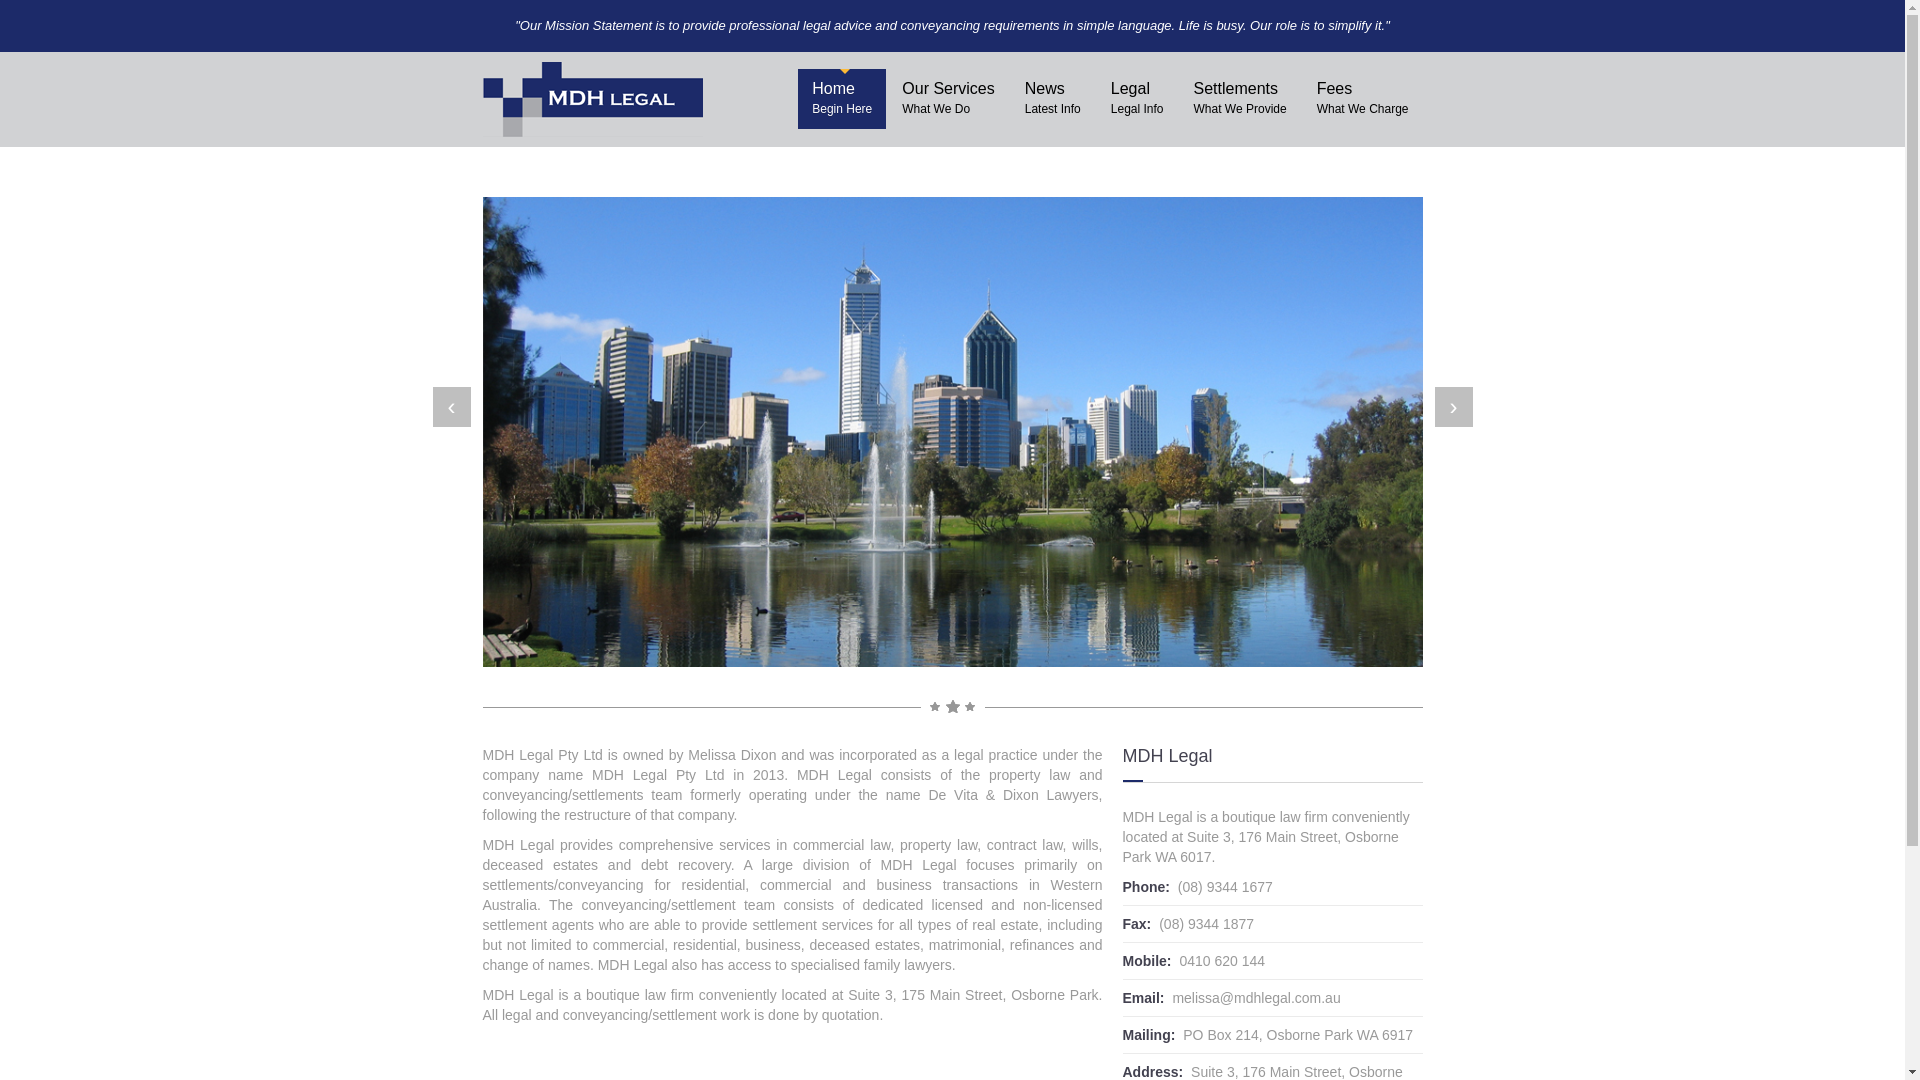  What do you see at coordinates (1051, 99) in the screenshot?
I see `'News` at bounding box center [1051, 99].